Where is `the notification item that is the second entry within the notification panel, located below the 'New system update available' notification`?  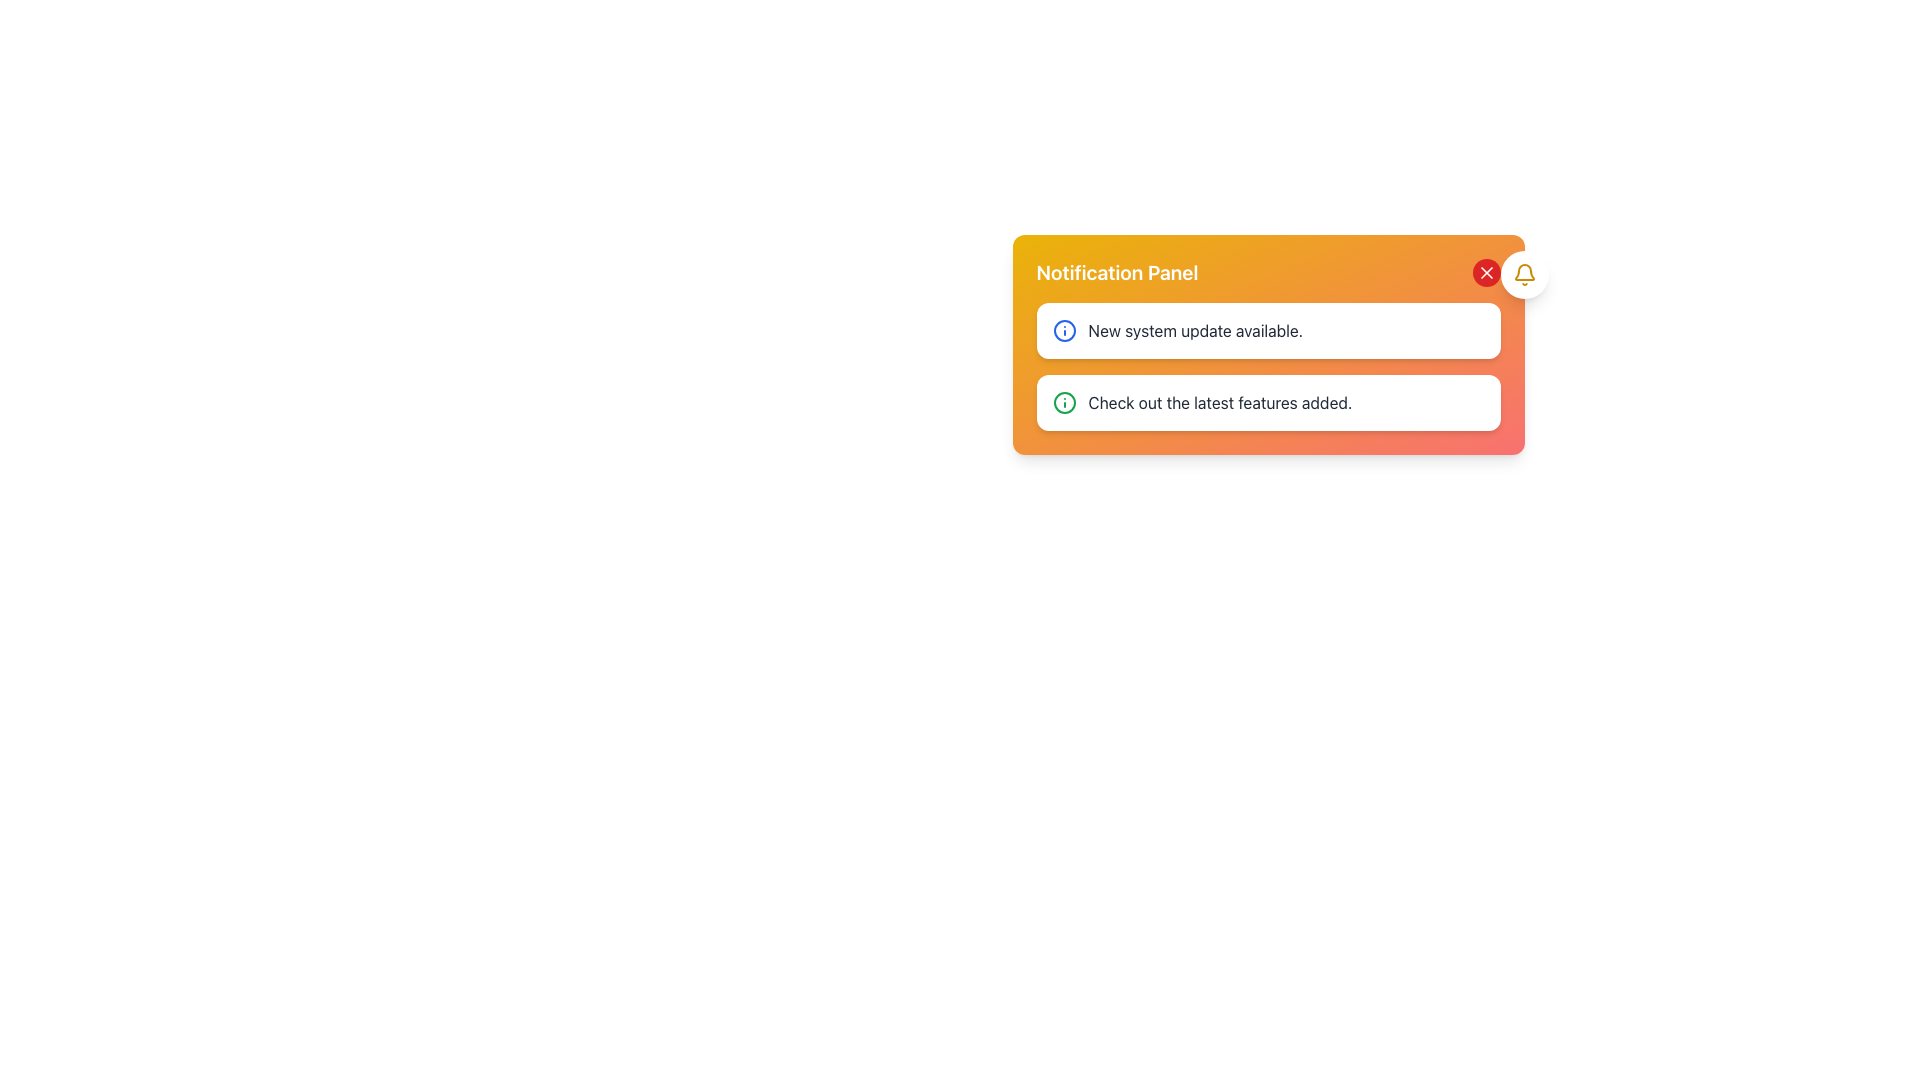
the notification item that is the second entry within the notification panel, located below the 'New system update available' notification is located at coordinates (1267, 402).